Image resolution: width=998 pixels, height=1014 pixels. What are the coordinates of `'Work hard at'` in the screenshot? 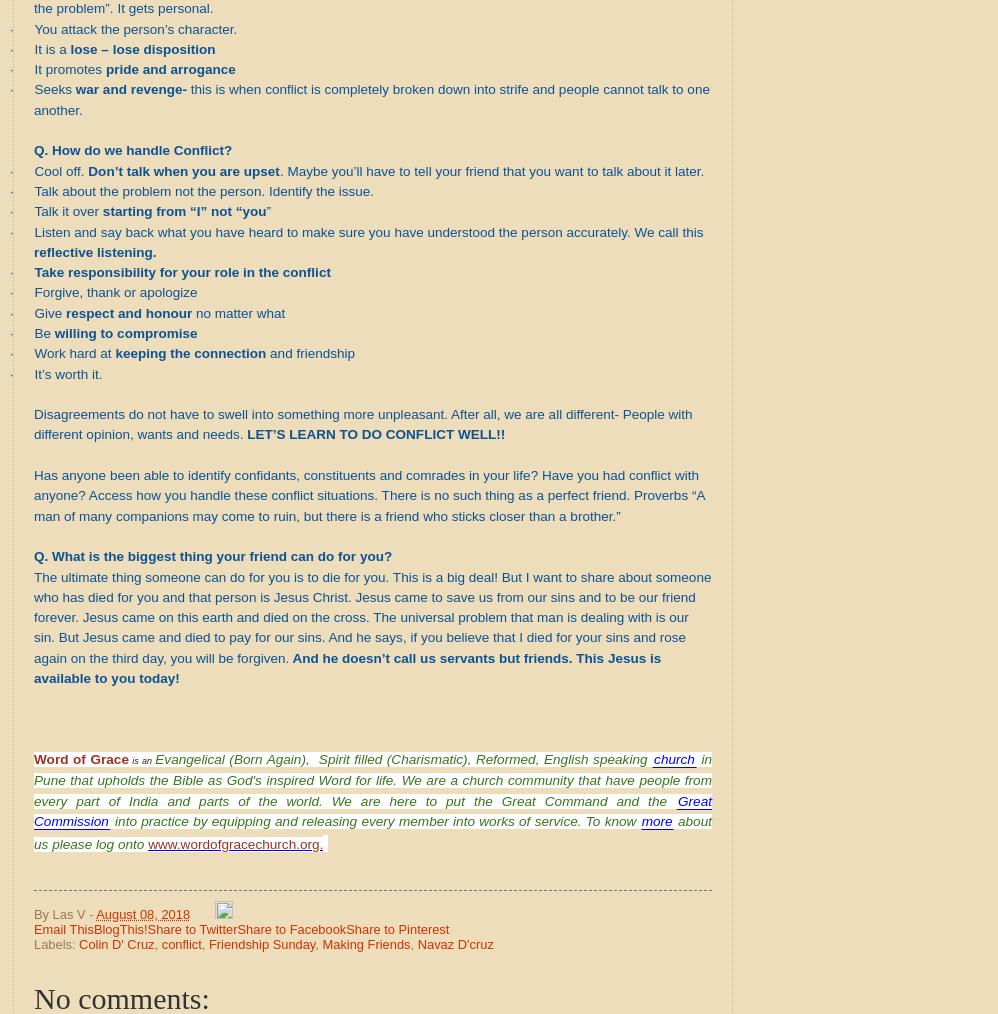 It's located at (73, 352).